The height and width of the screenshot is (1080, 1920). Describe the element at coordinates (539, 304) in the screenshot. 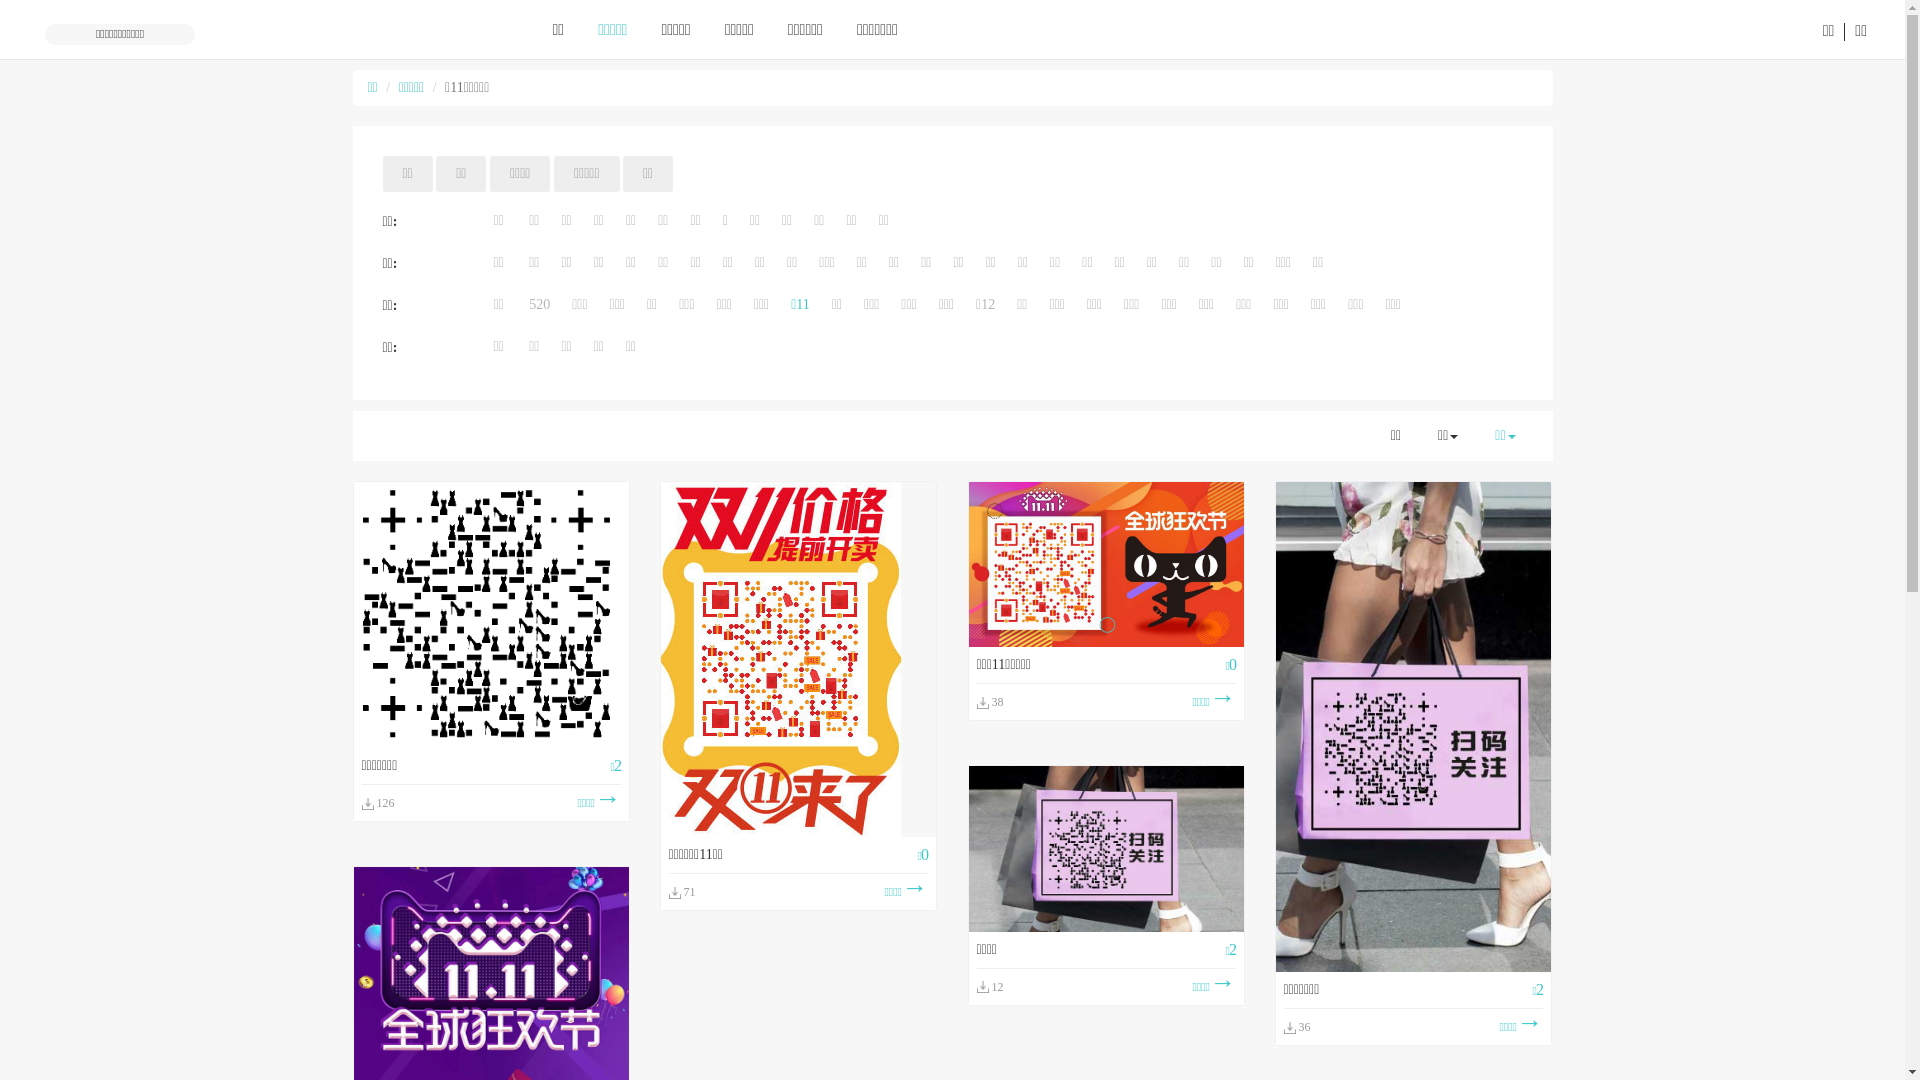

I see `'520'` at that location.